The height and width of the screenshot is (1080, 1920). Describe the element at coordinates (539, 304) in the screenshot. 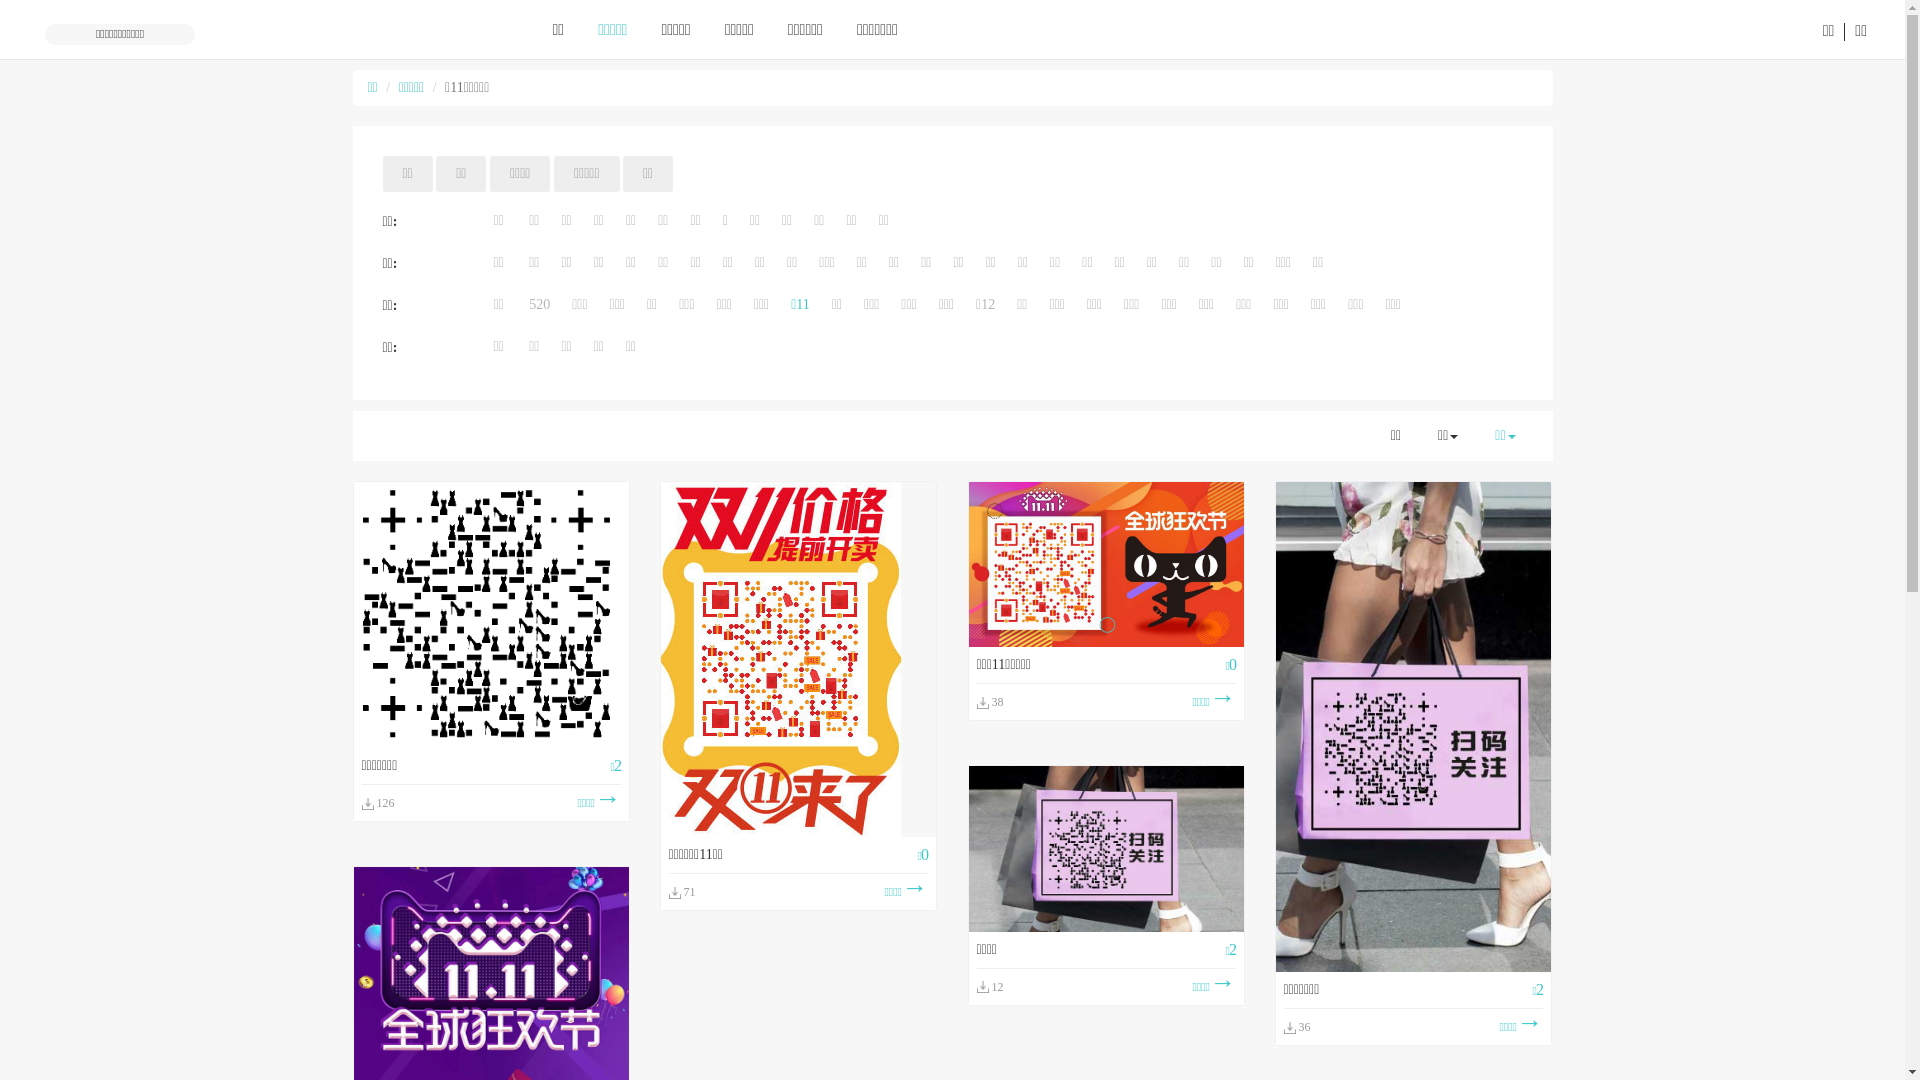

I see `'520'` at that location.